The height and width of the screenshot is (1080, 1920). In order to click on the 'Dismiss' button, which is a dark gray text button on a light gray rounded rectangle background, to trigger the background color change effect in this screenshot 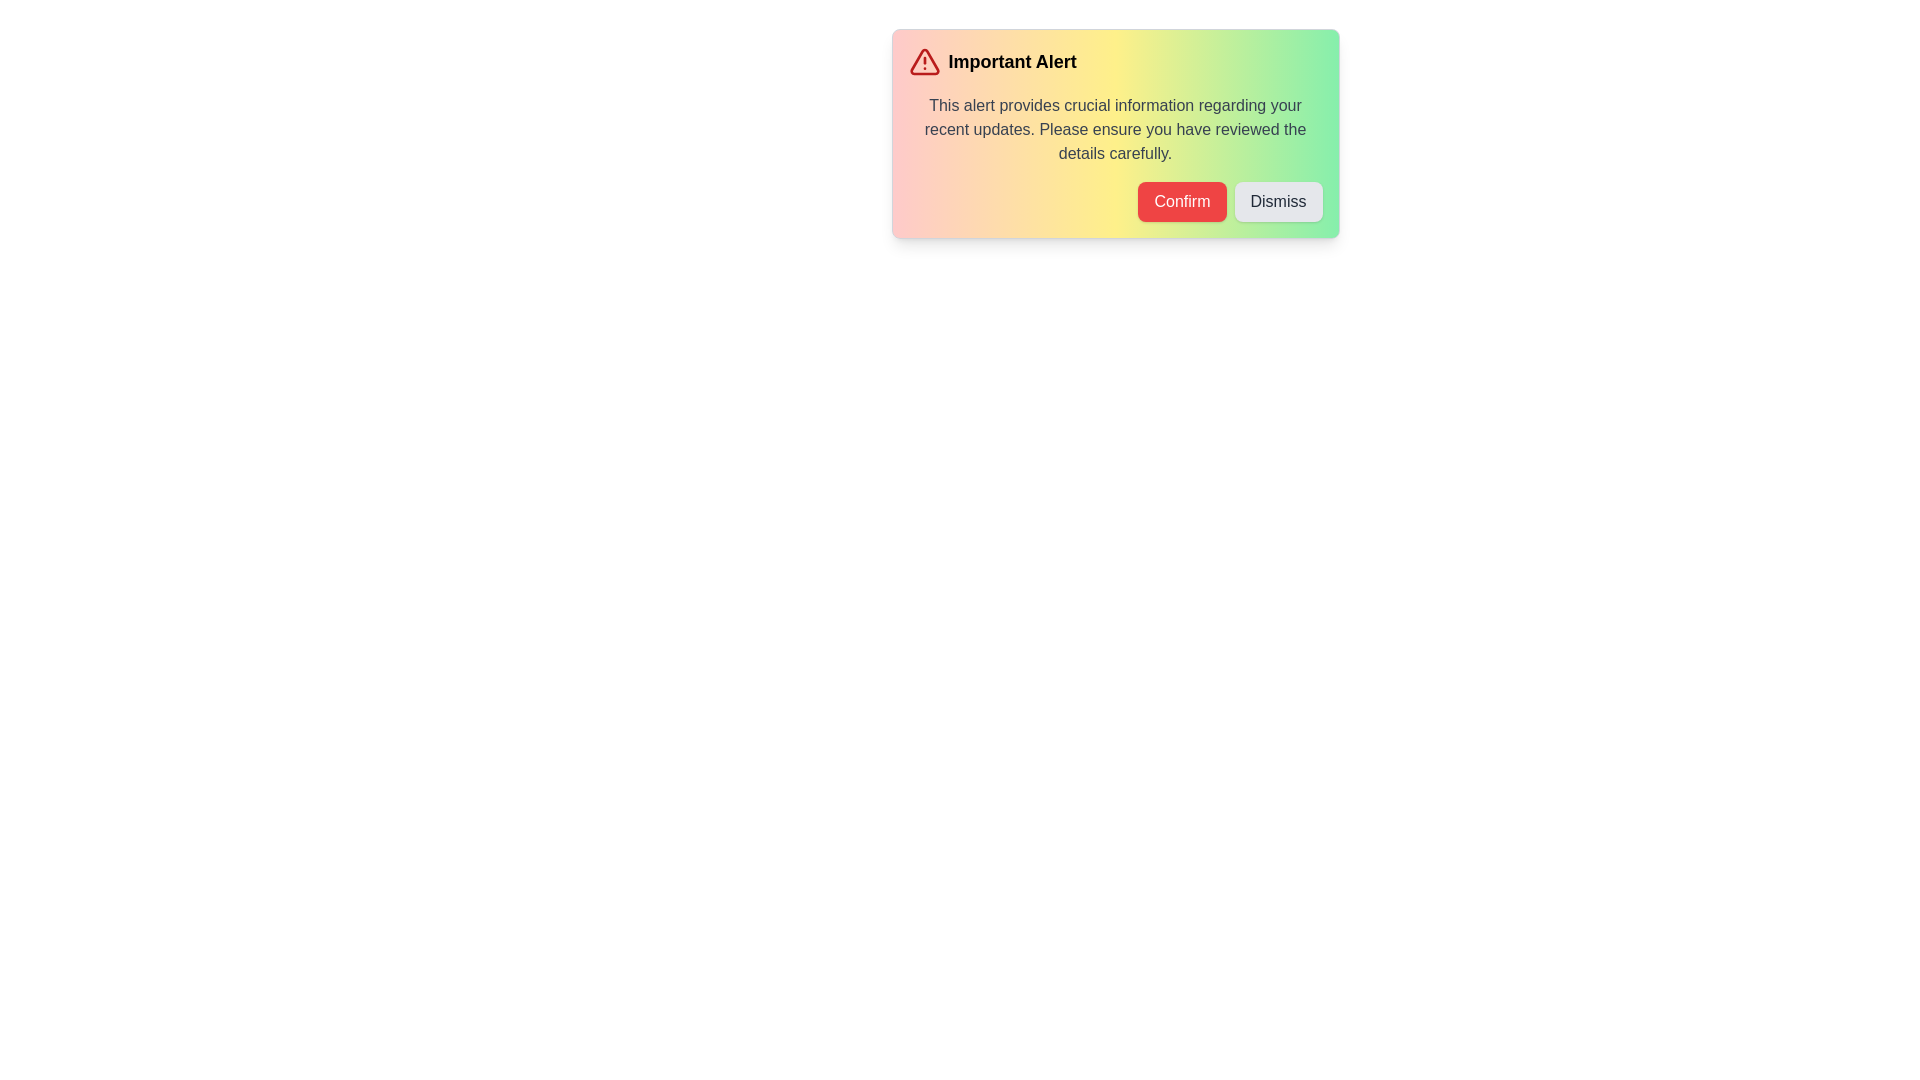, I will do `click(1277, 201)`.